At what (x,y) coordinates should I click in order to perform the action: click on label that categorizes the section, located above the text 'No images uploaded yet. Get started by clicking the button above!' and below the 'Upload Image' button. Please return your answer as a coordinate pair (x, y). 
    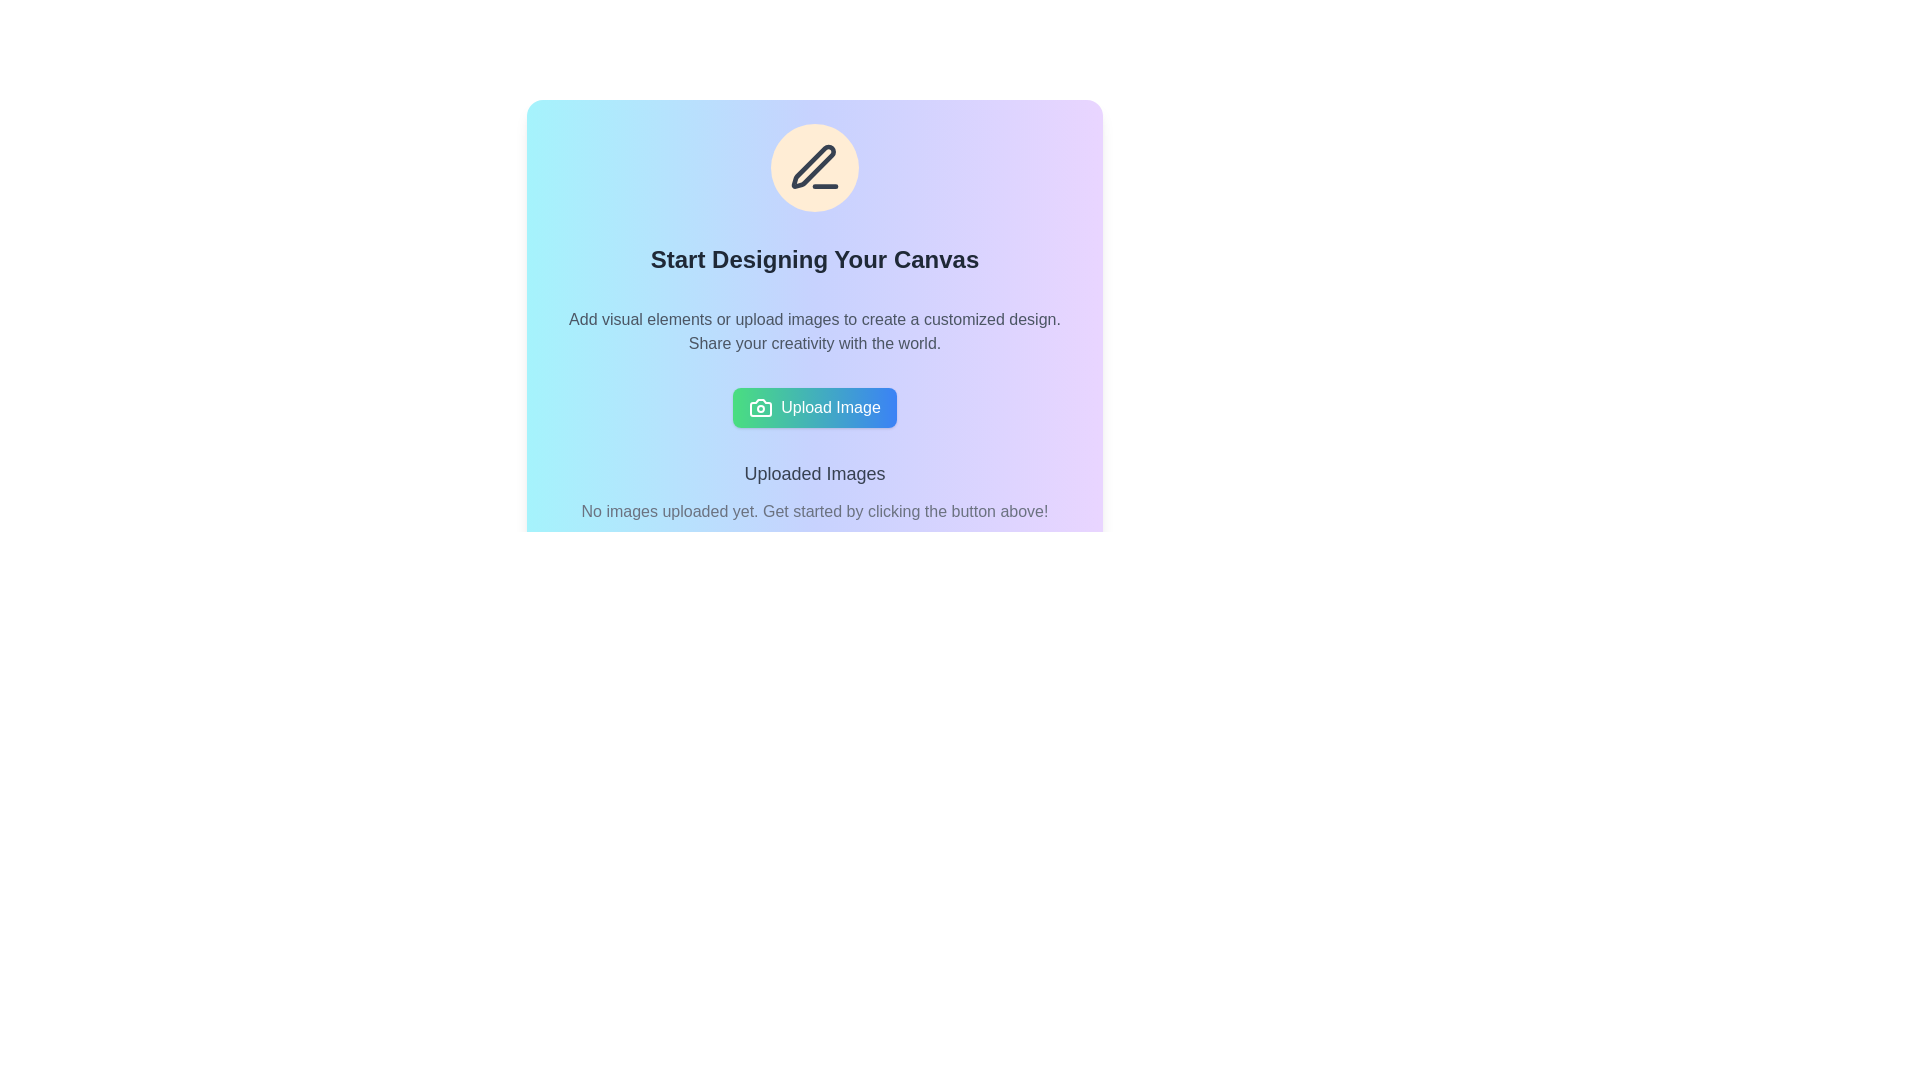
    Looking at the image, I should click on (815, 474).